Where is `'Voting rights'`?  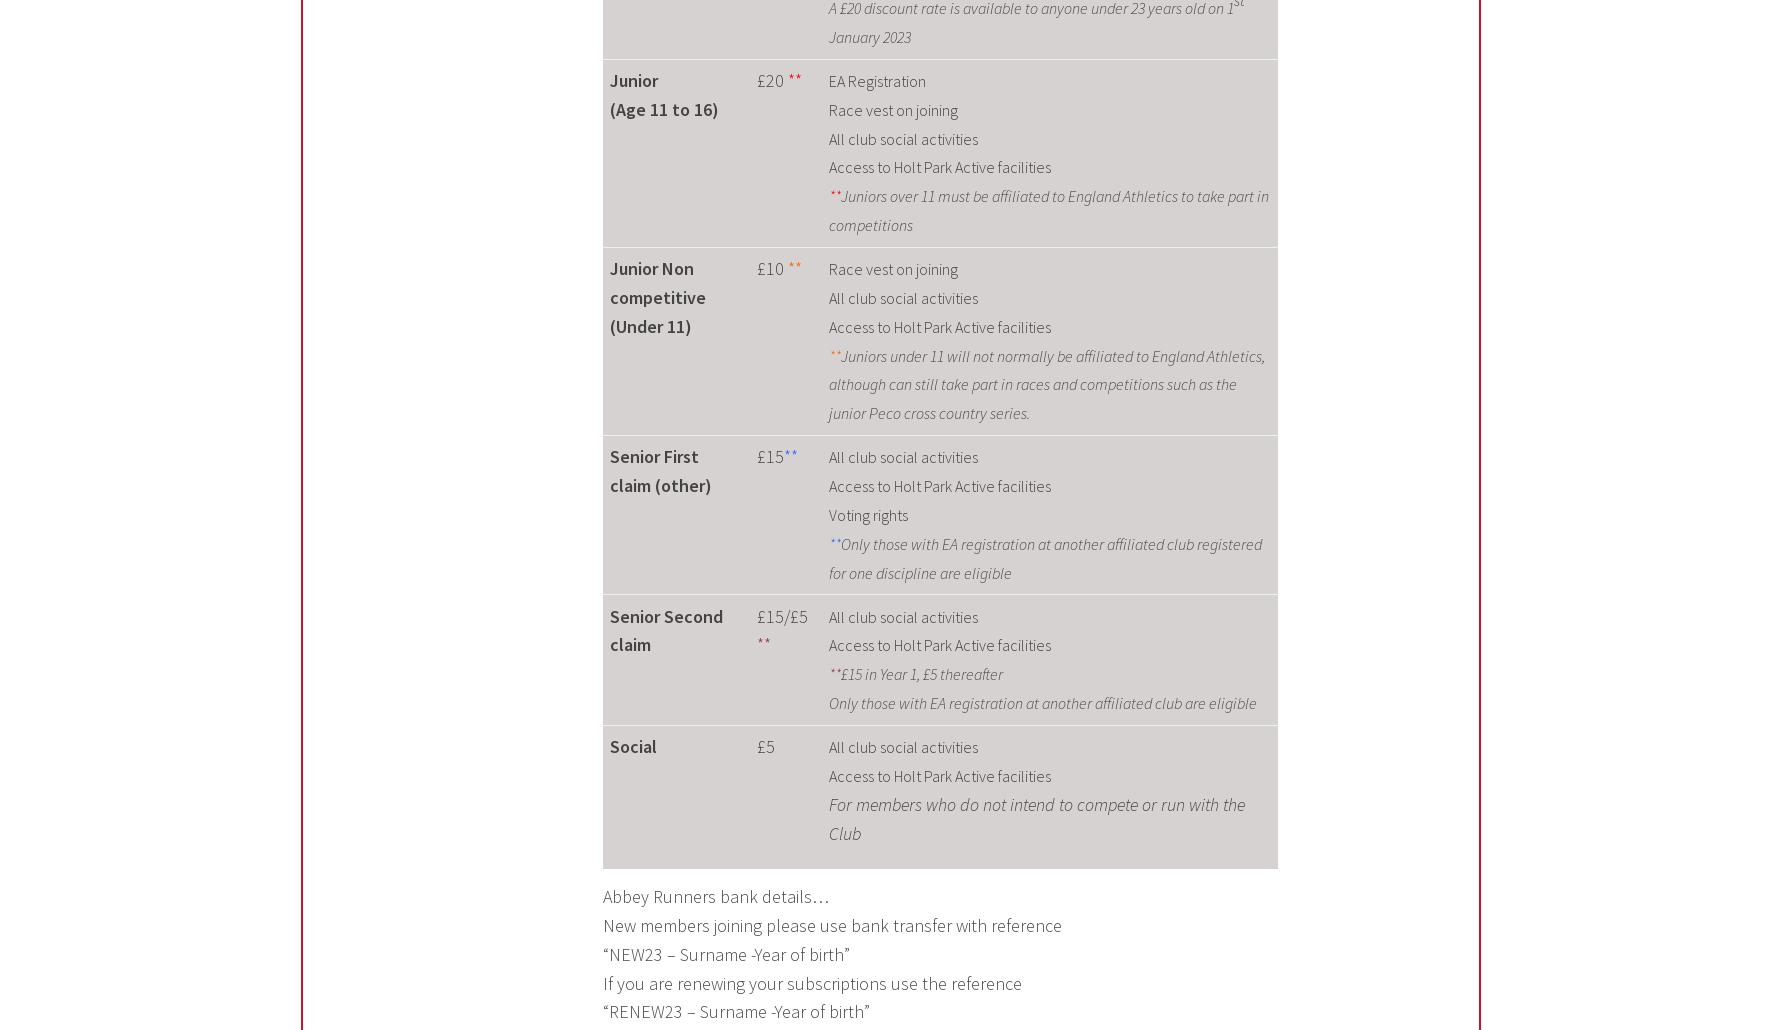
'Voting rights' is located at coordinates (866, 512).